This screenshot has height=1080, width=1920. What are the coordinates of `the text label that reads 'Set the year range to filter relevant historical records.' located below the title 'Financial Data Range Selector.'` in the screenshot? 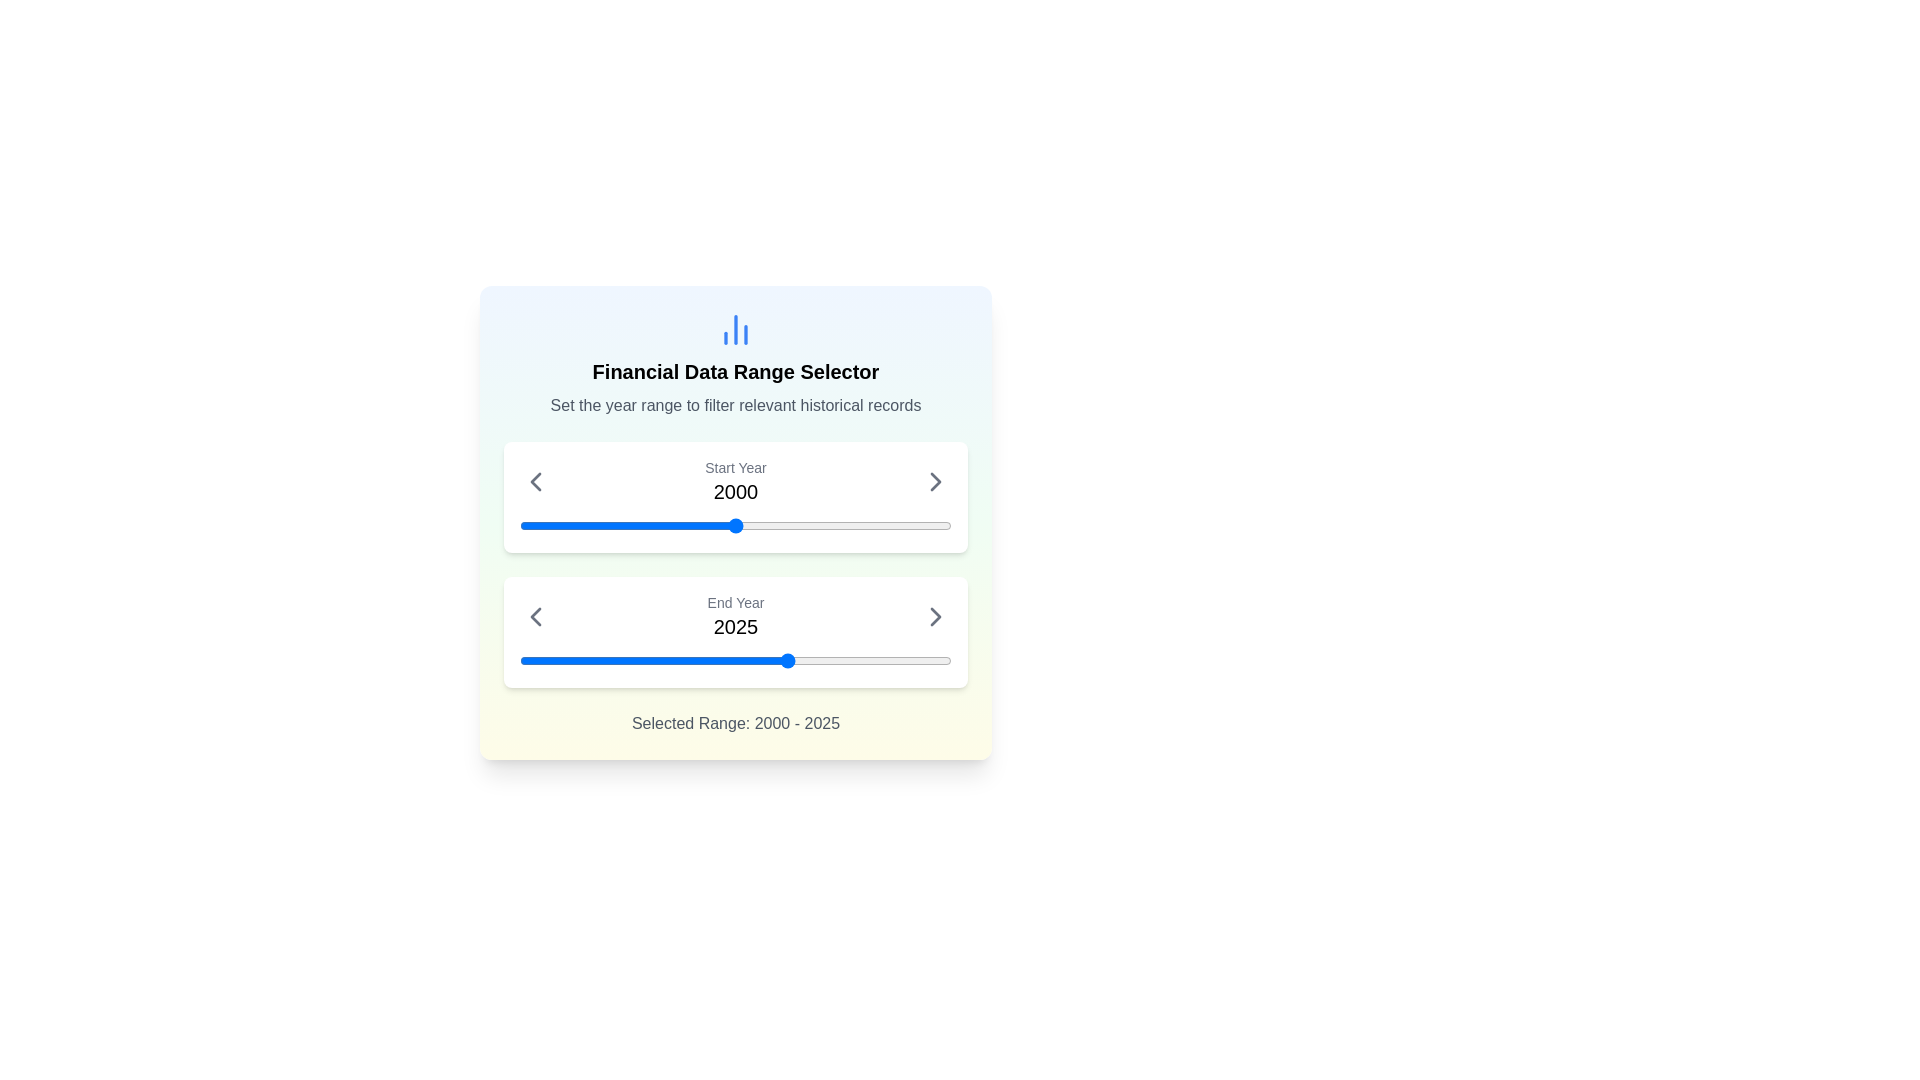 It's located at (734, 405).